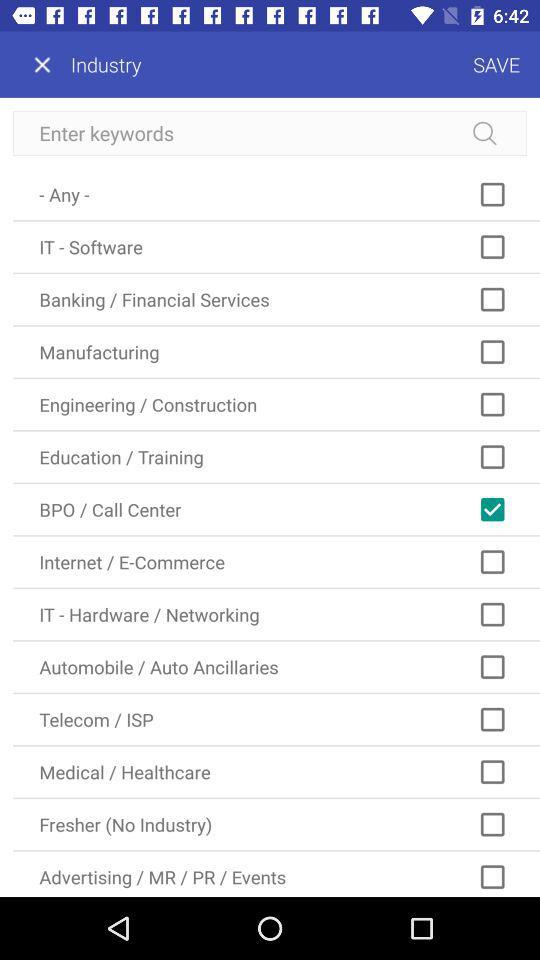 The width and height of the screenshot is (540, 960). What do you see at coordinates (275, 873) in the screenshot?
I see `the advertising mr pr item` at bounding box center [275, 873].